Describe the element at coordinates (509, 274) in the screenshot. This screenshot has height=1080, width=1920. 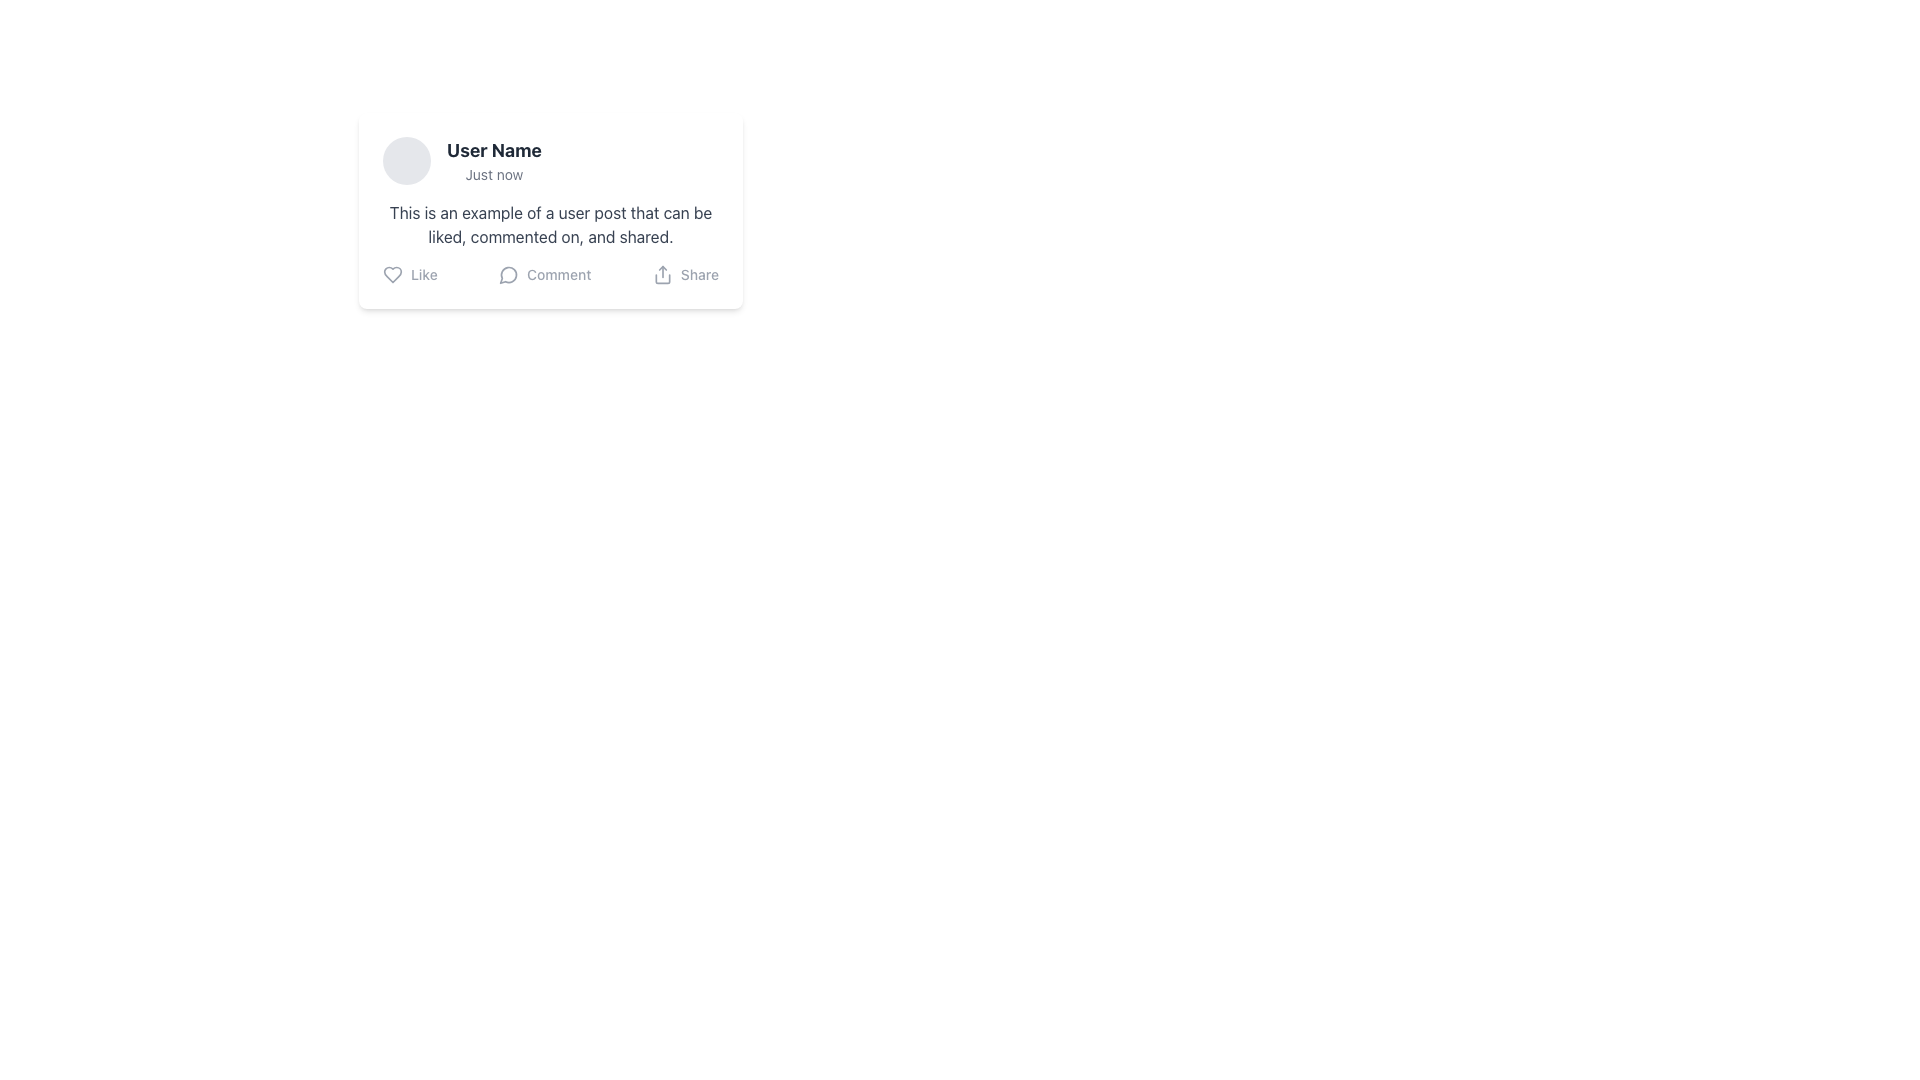
I see `the circular speech bubble icon representing comments, located at the bottom of a user post, between the 'Like' section and the 'Comment' label` at that location.